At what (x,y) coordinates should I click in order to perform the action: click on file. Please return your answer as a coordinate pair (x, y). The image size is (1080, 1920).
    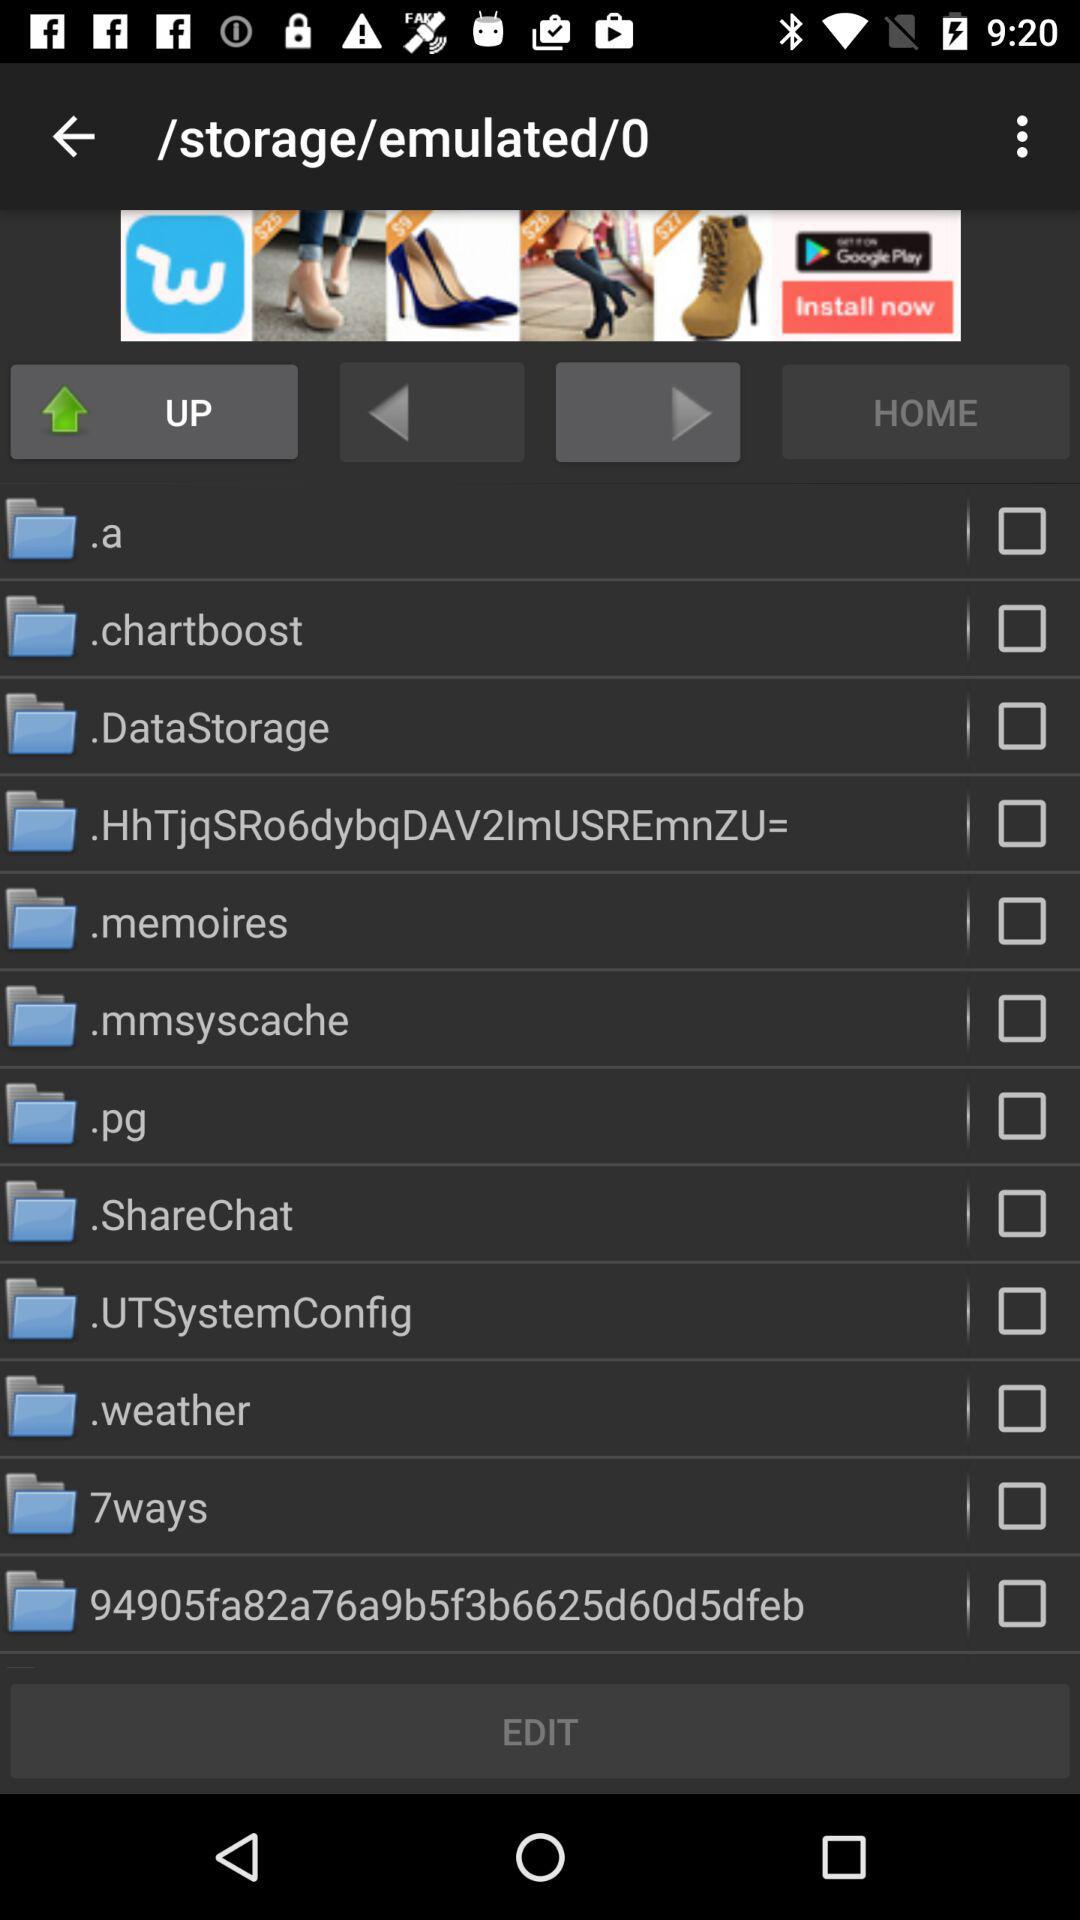
    Looking at the image, I should click on (1024, 920).